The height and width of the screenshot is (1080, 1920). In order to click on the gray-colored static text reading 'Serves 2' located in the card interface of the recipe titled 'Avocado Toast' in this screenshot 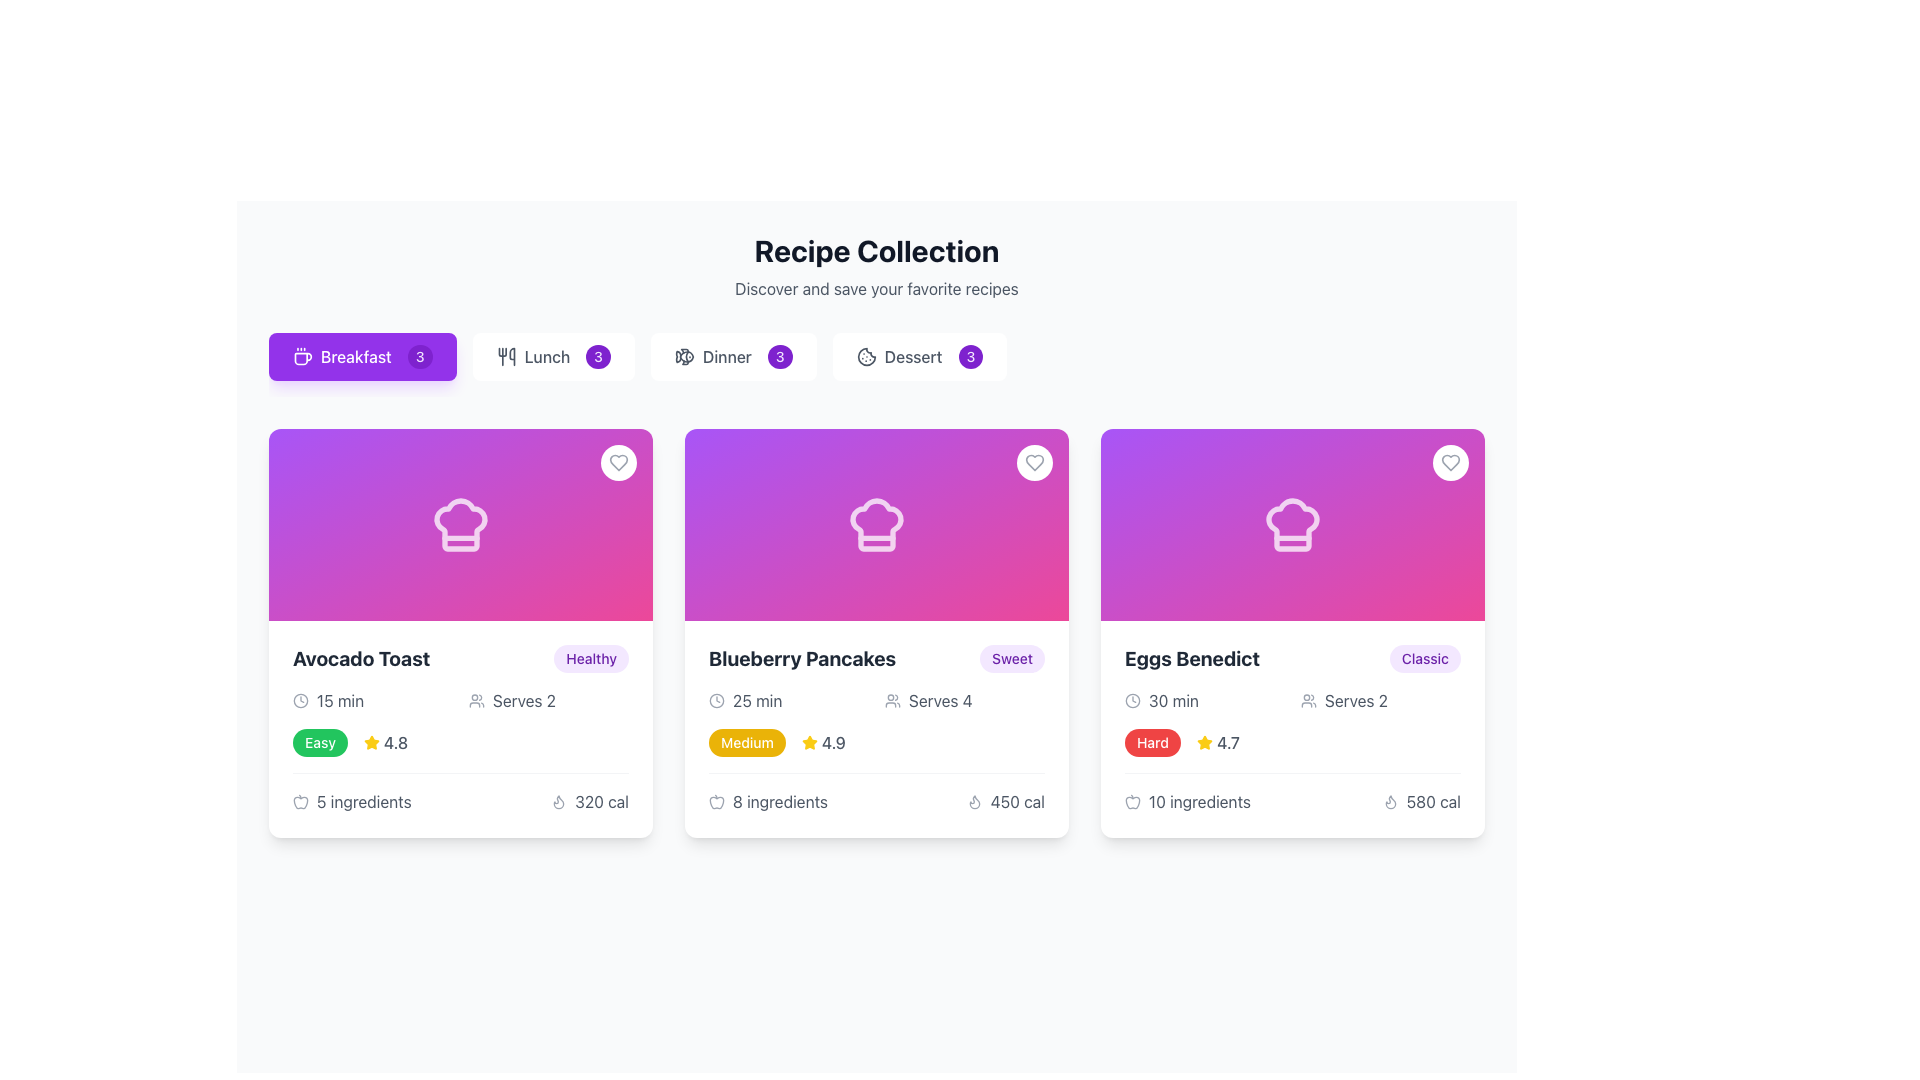, I will do `click(524, 700)`.